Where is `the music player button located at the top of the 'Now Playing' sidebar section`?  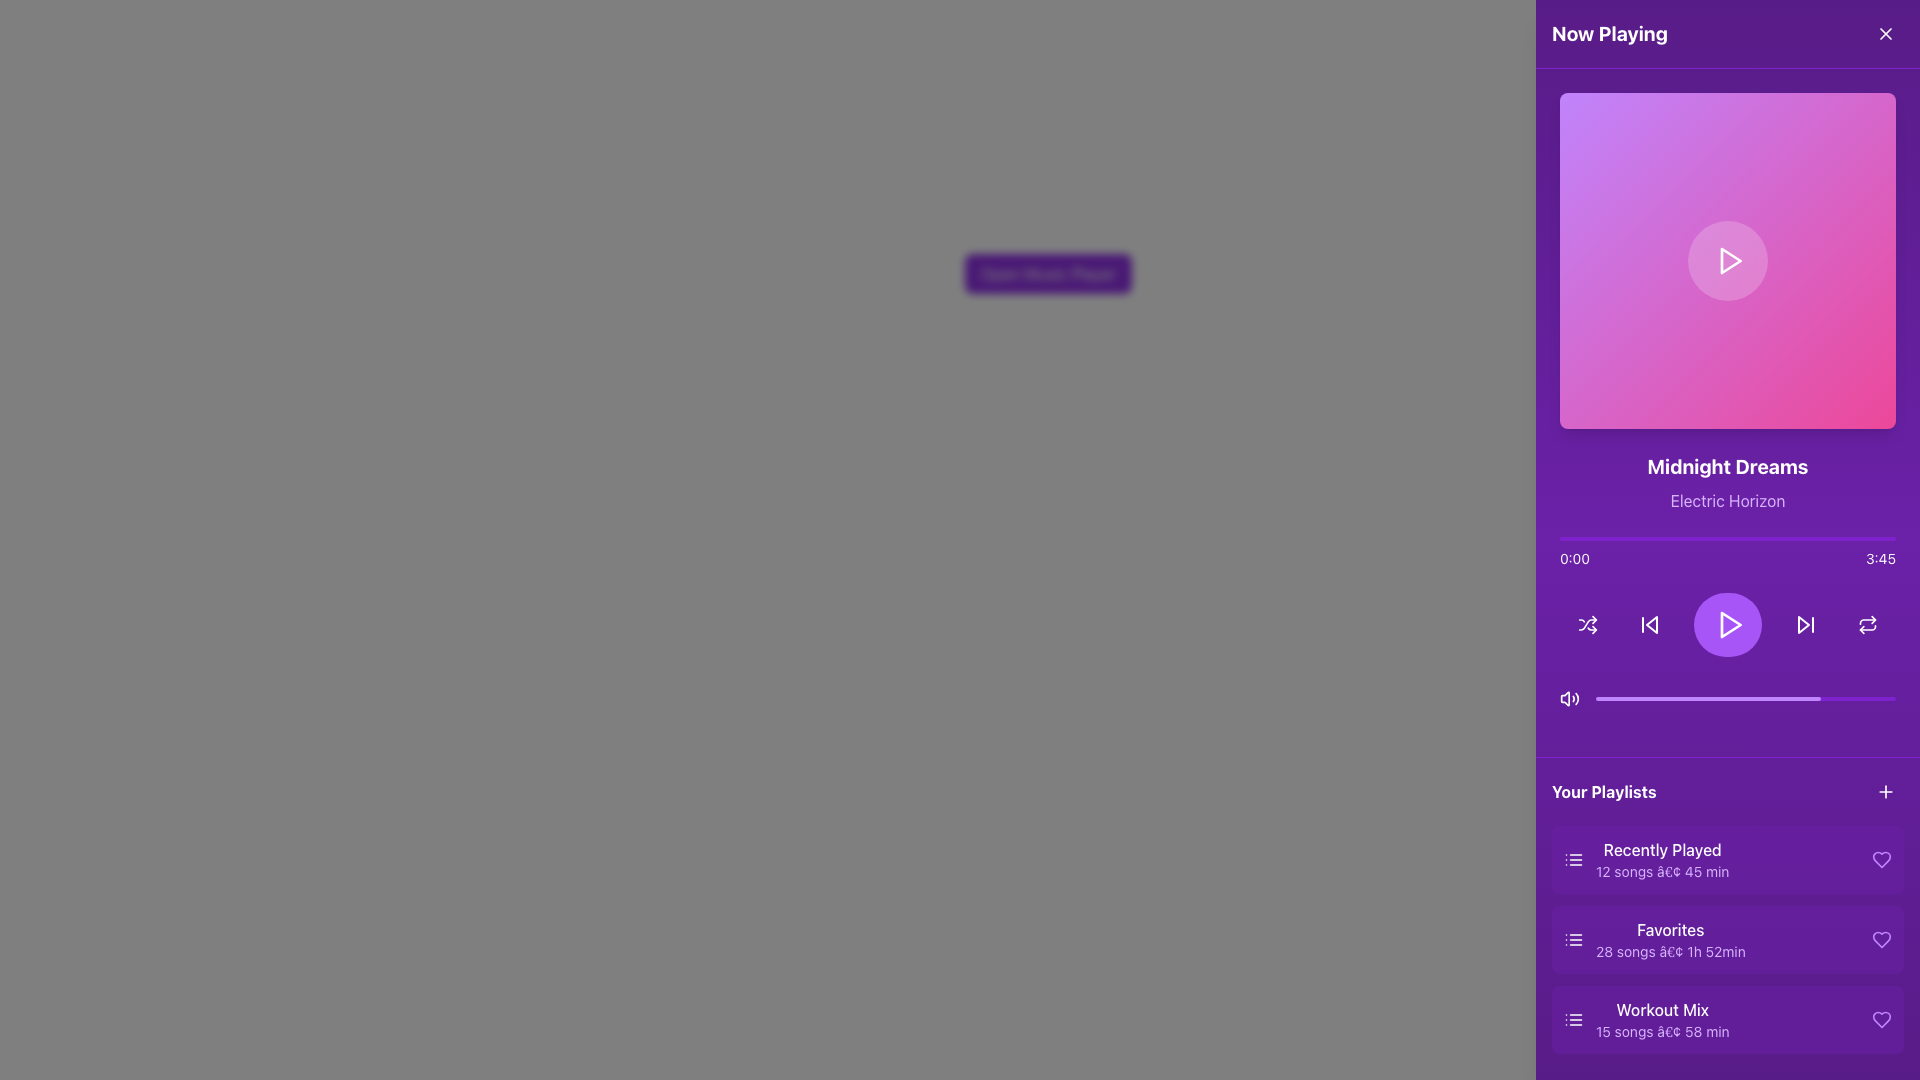 the music player button located at the top of the 'Now Playing' sidebar section is located at coordinates (1047, 273).